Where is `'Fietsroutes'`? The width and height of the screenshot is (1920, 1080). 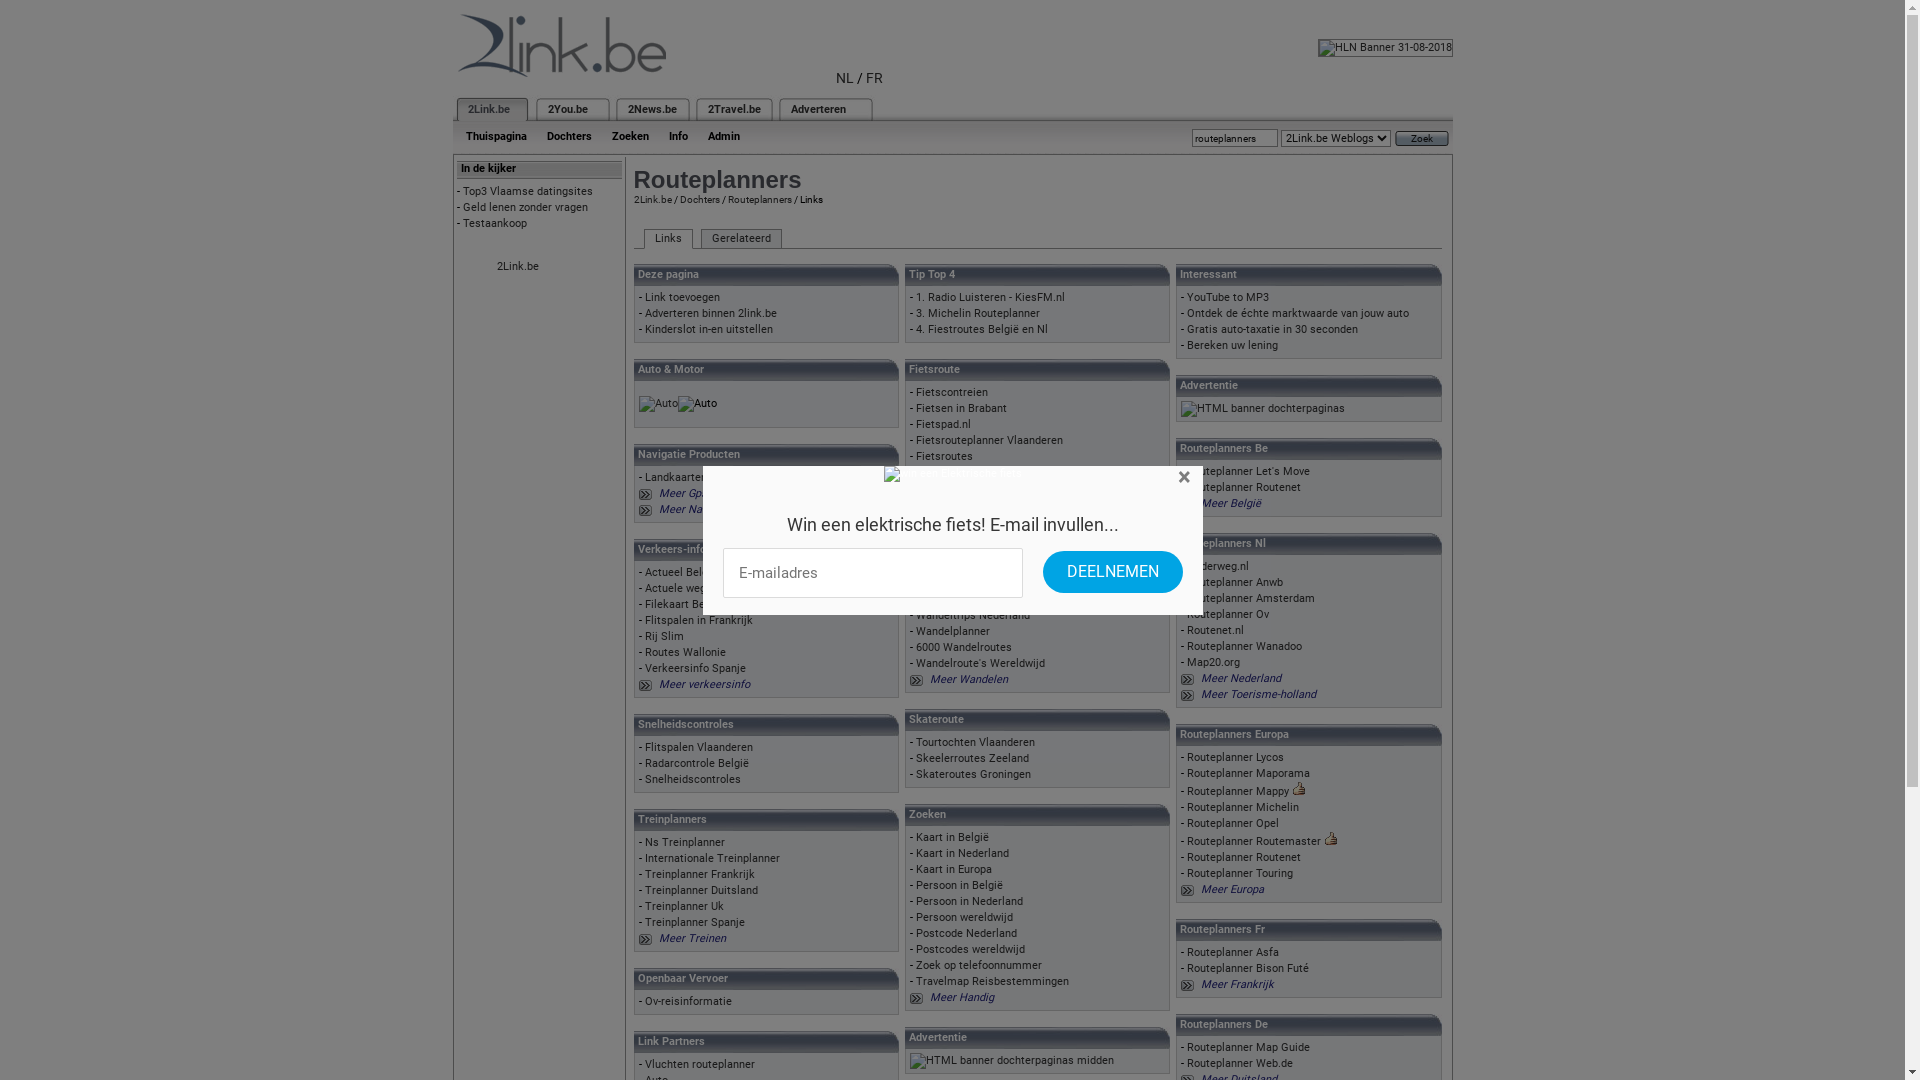
'Fietsroutes' is located at coordinates (943, 456).